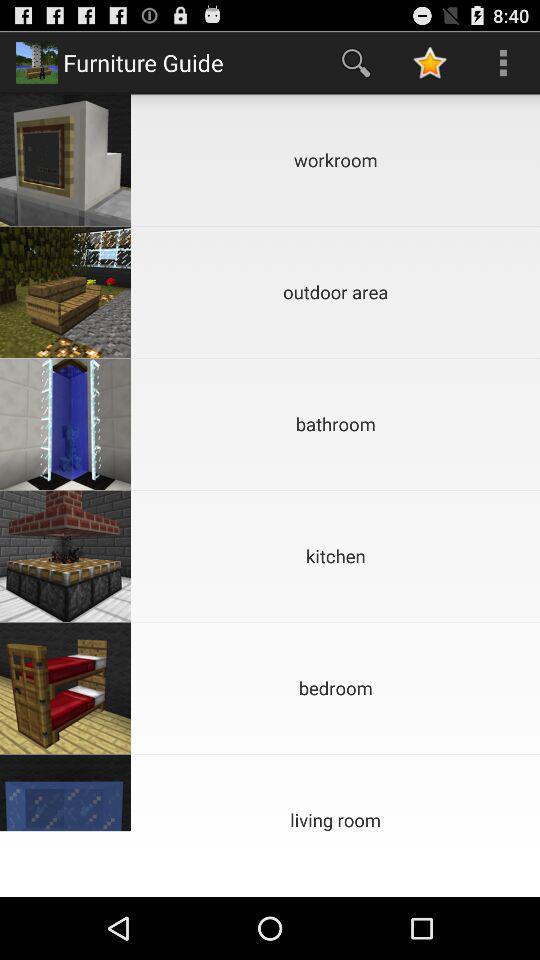 The width and height of the screenshot is (540, 960). Describe the element at coordinates (355, 62) in the screenshot. I see `app next to the furniture guide item` at that location.